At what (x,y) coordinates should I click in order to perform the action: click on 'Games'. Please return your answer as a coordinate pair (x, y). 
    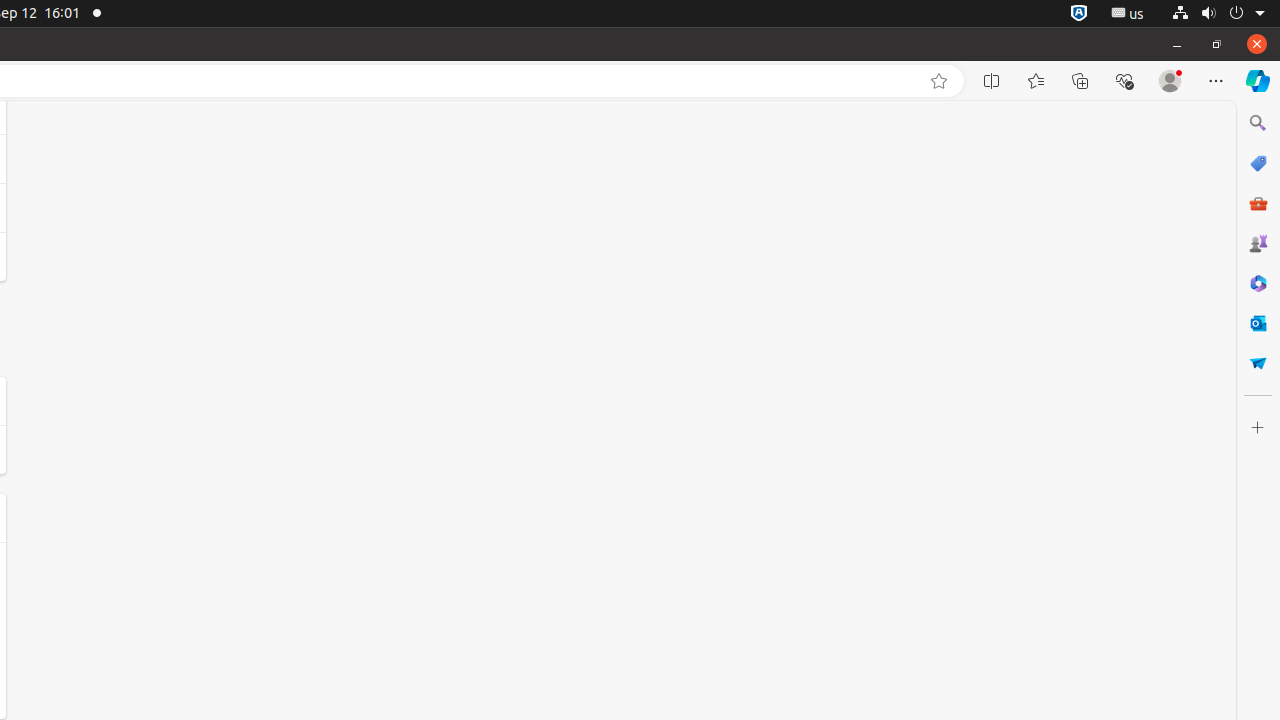
    Looking at the image, I should click on (1256, 242).